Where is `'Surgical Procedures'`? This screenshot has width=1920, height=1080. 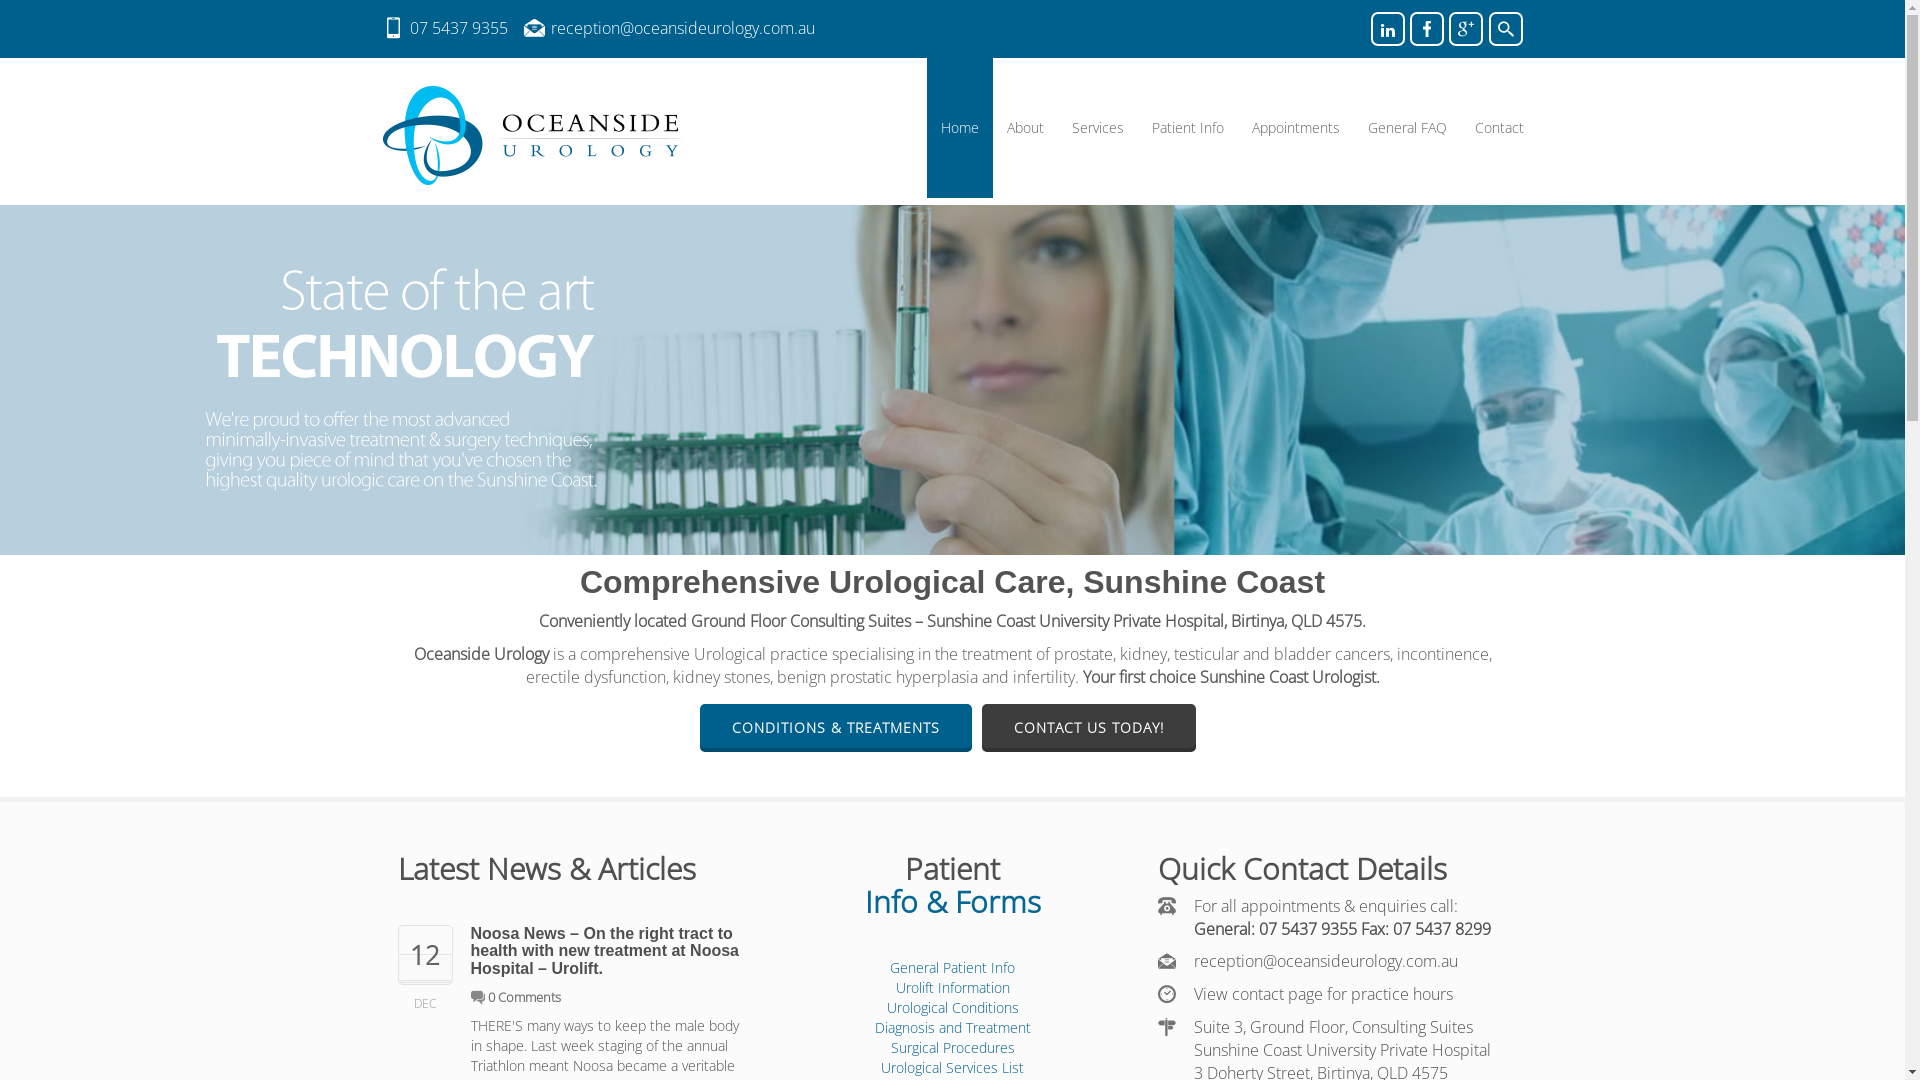 'Surgical Procedures' is located at coordinates (950, 1046).